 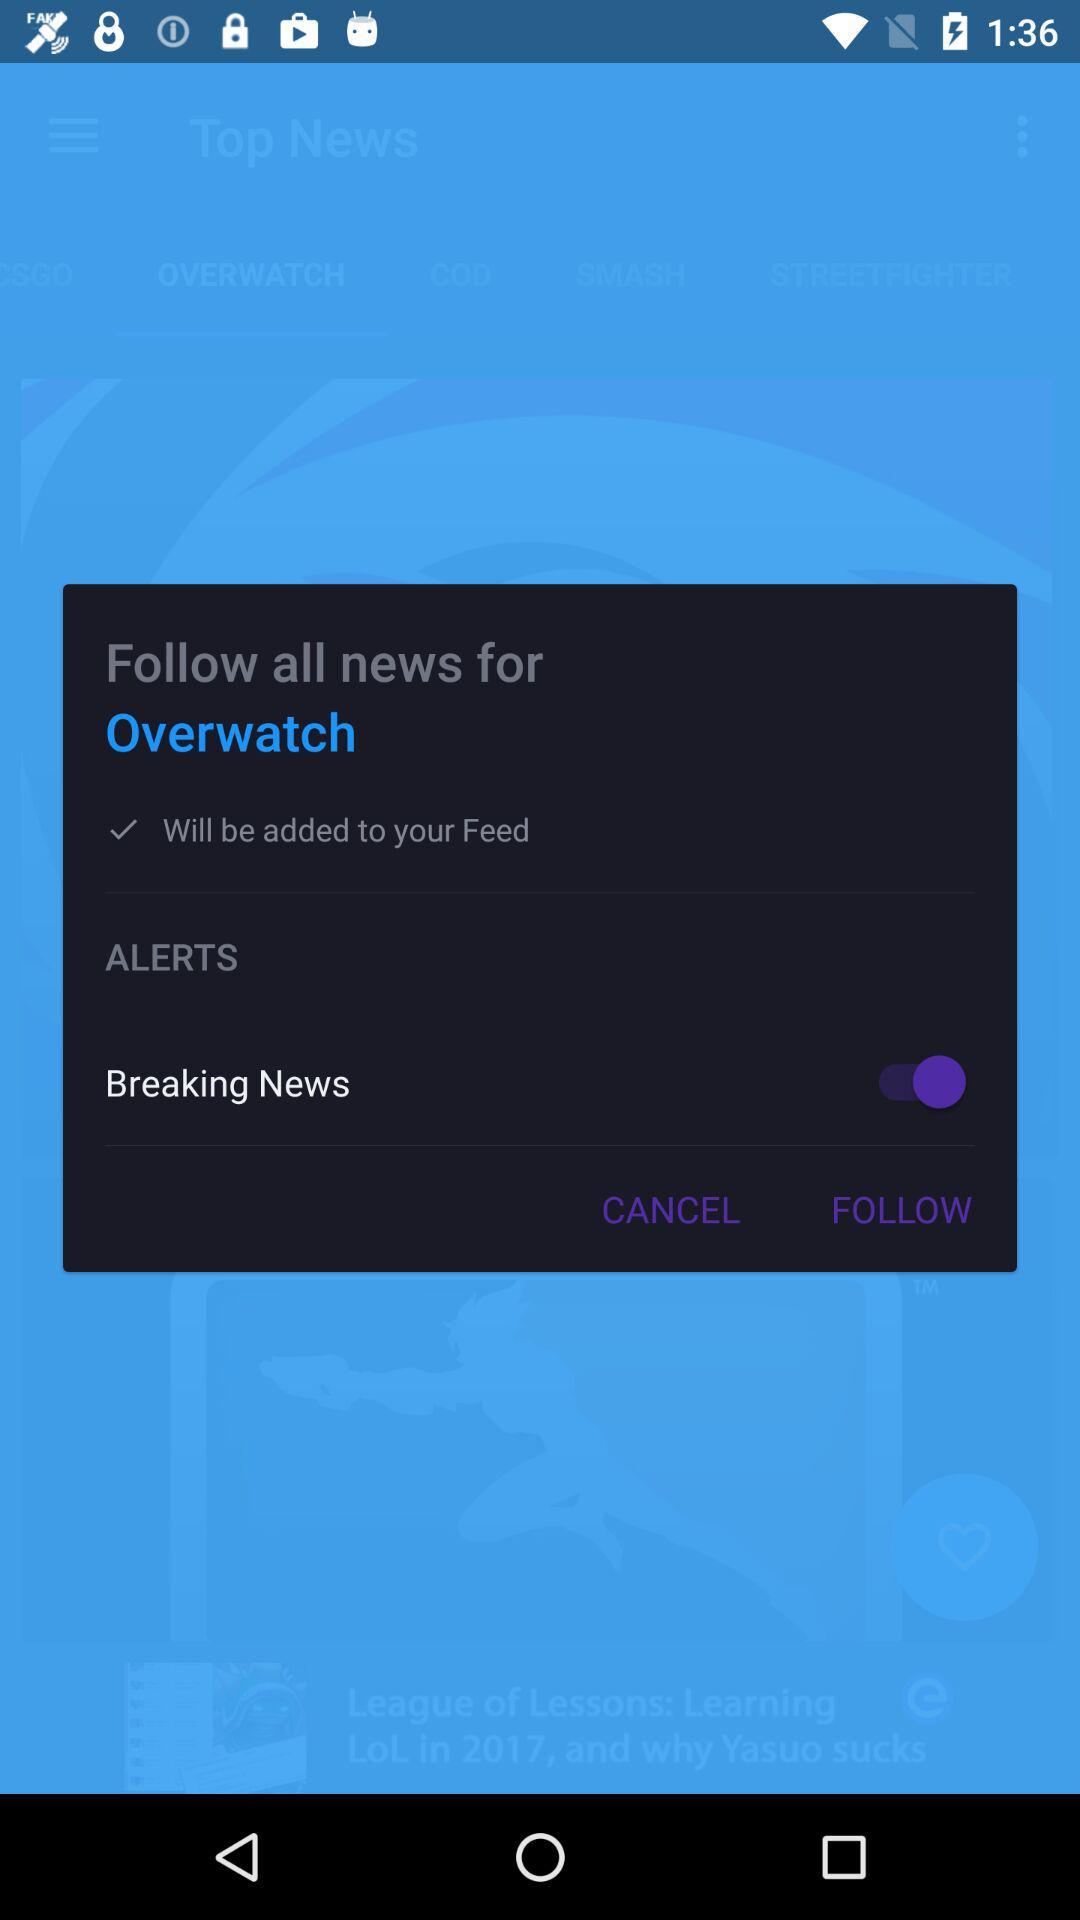 What do you see at coordinates (469, 1081) in the screenshot?
I see `breaking news icon` at bounding box center [469, 1081].